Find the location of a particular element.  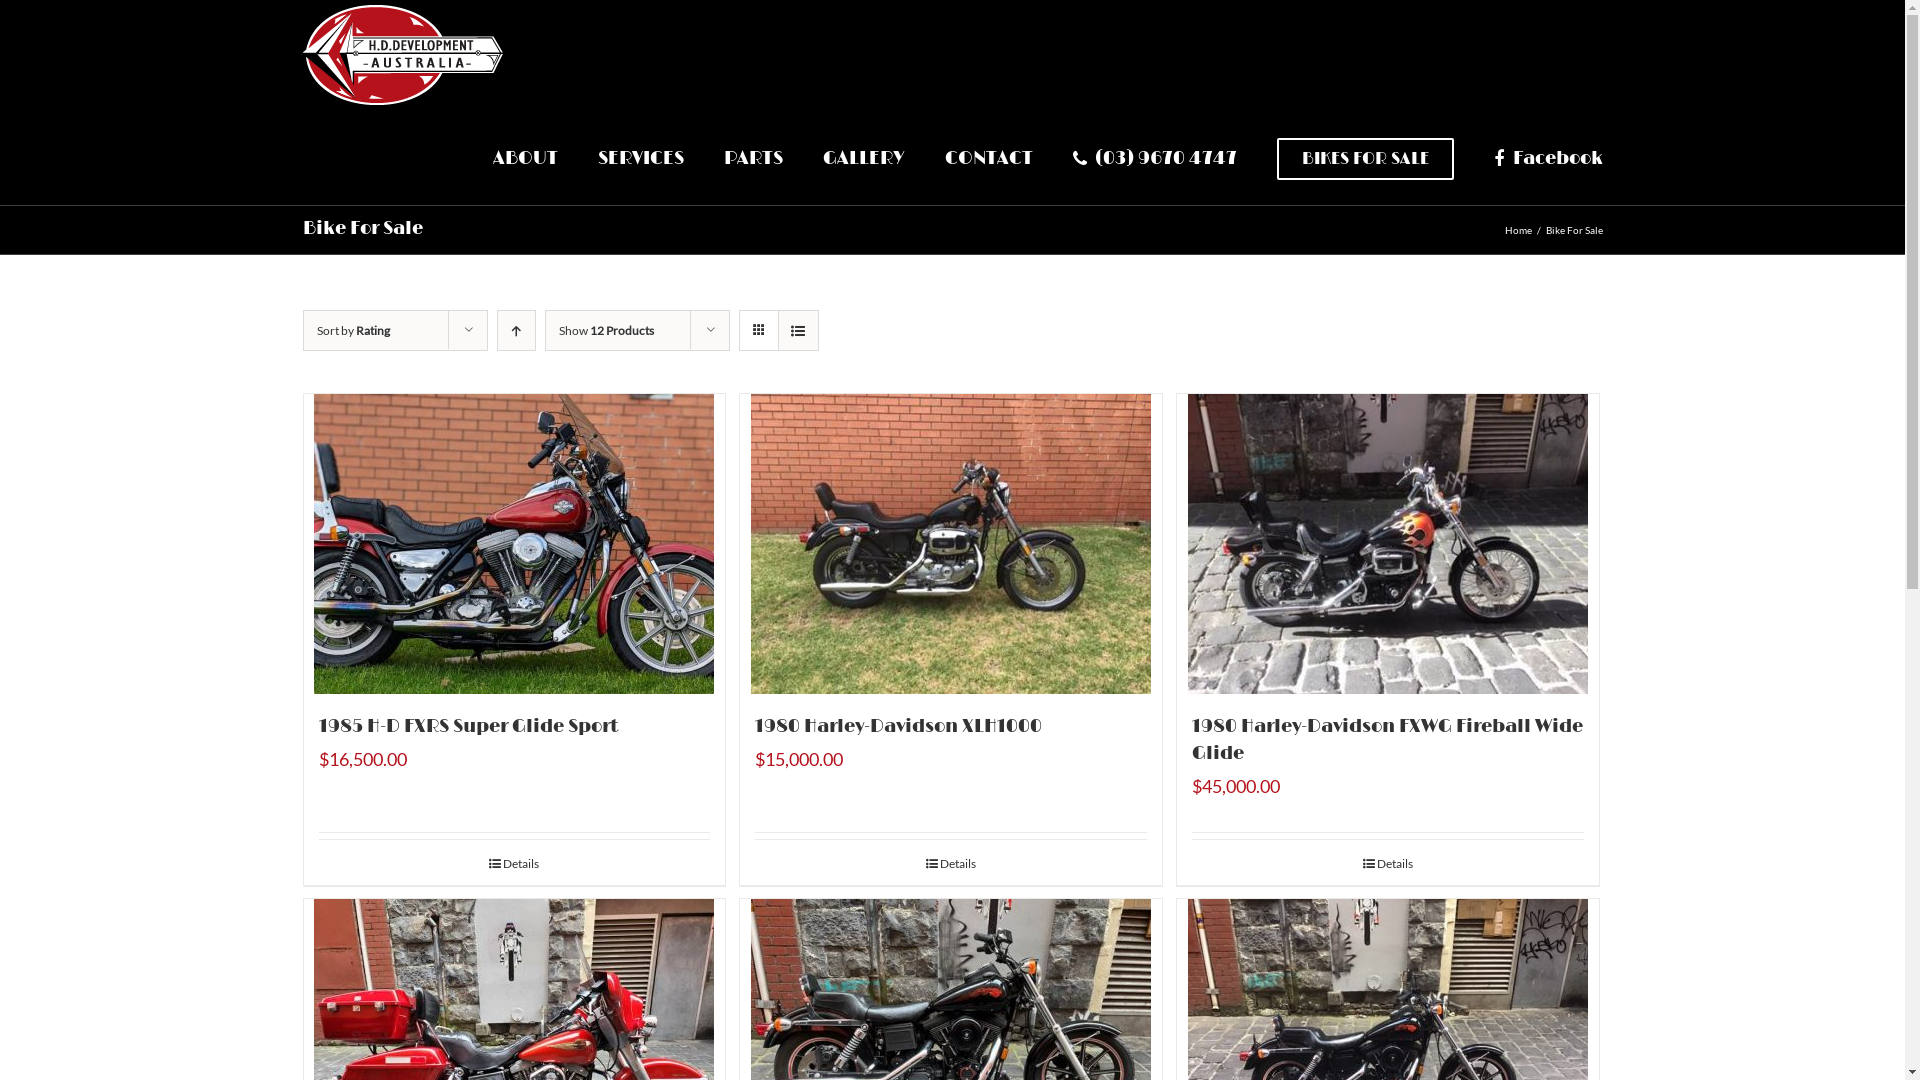

'CONTACT' is located at coordinates (988, 156).